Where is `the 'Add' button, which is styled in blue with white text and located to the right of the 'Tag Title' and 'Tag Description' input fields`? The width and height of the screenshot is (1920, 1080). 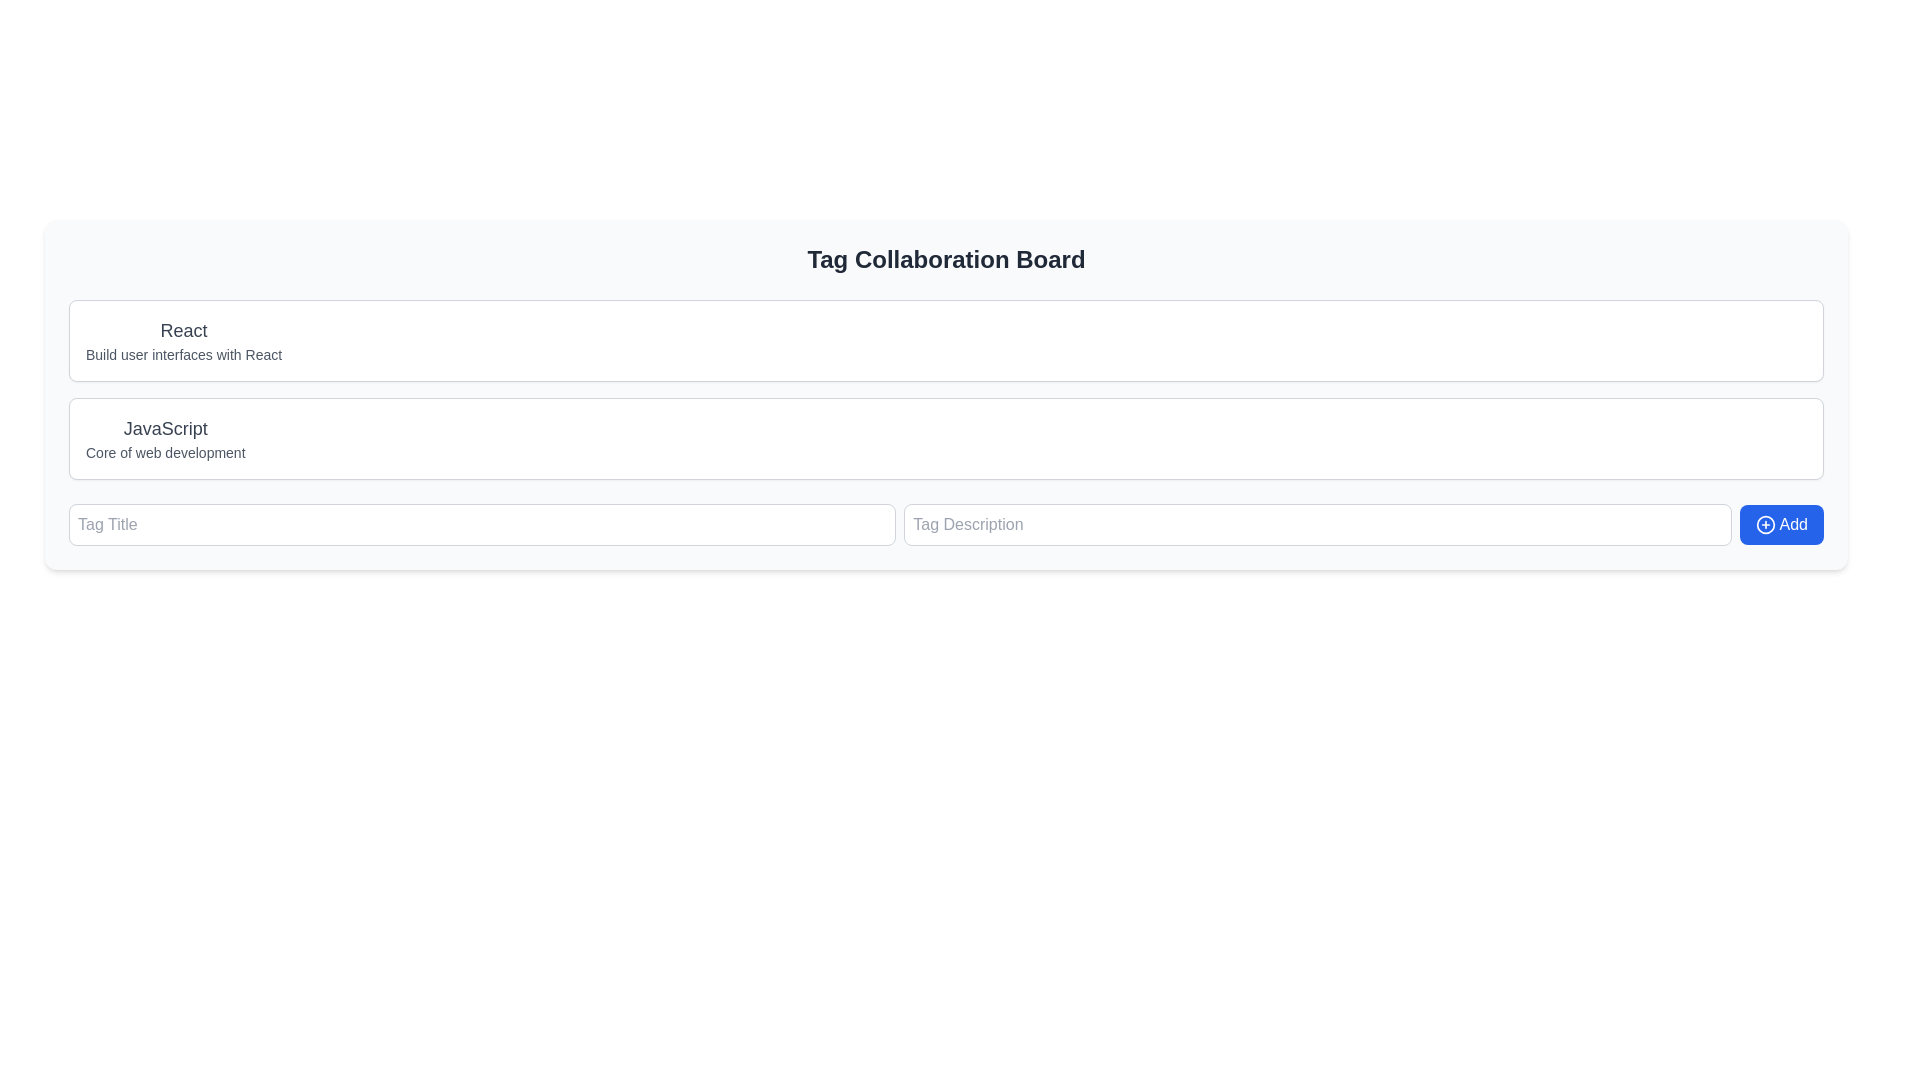
the 'Add' button, which is styled in blue with white text and located to the right of the 'Tag Title' and 'Tag Description' input fields is located at coordinates (945, 523).